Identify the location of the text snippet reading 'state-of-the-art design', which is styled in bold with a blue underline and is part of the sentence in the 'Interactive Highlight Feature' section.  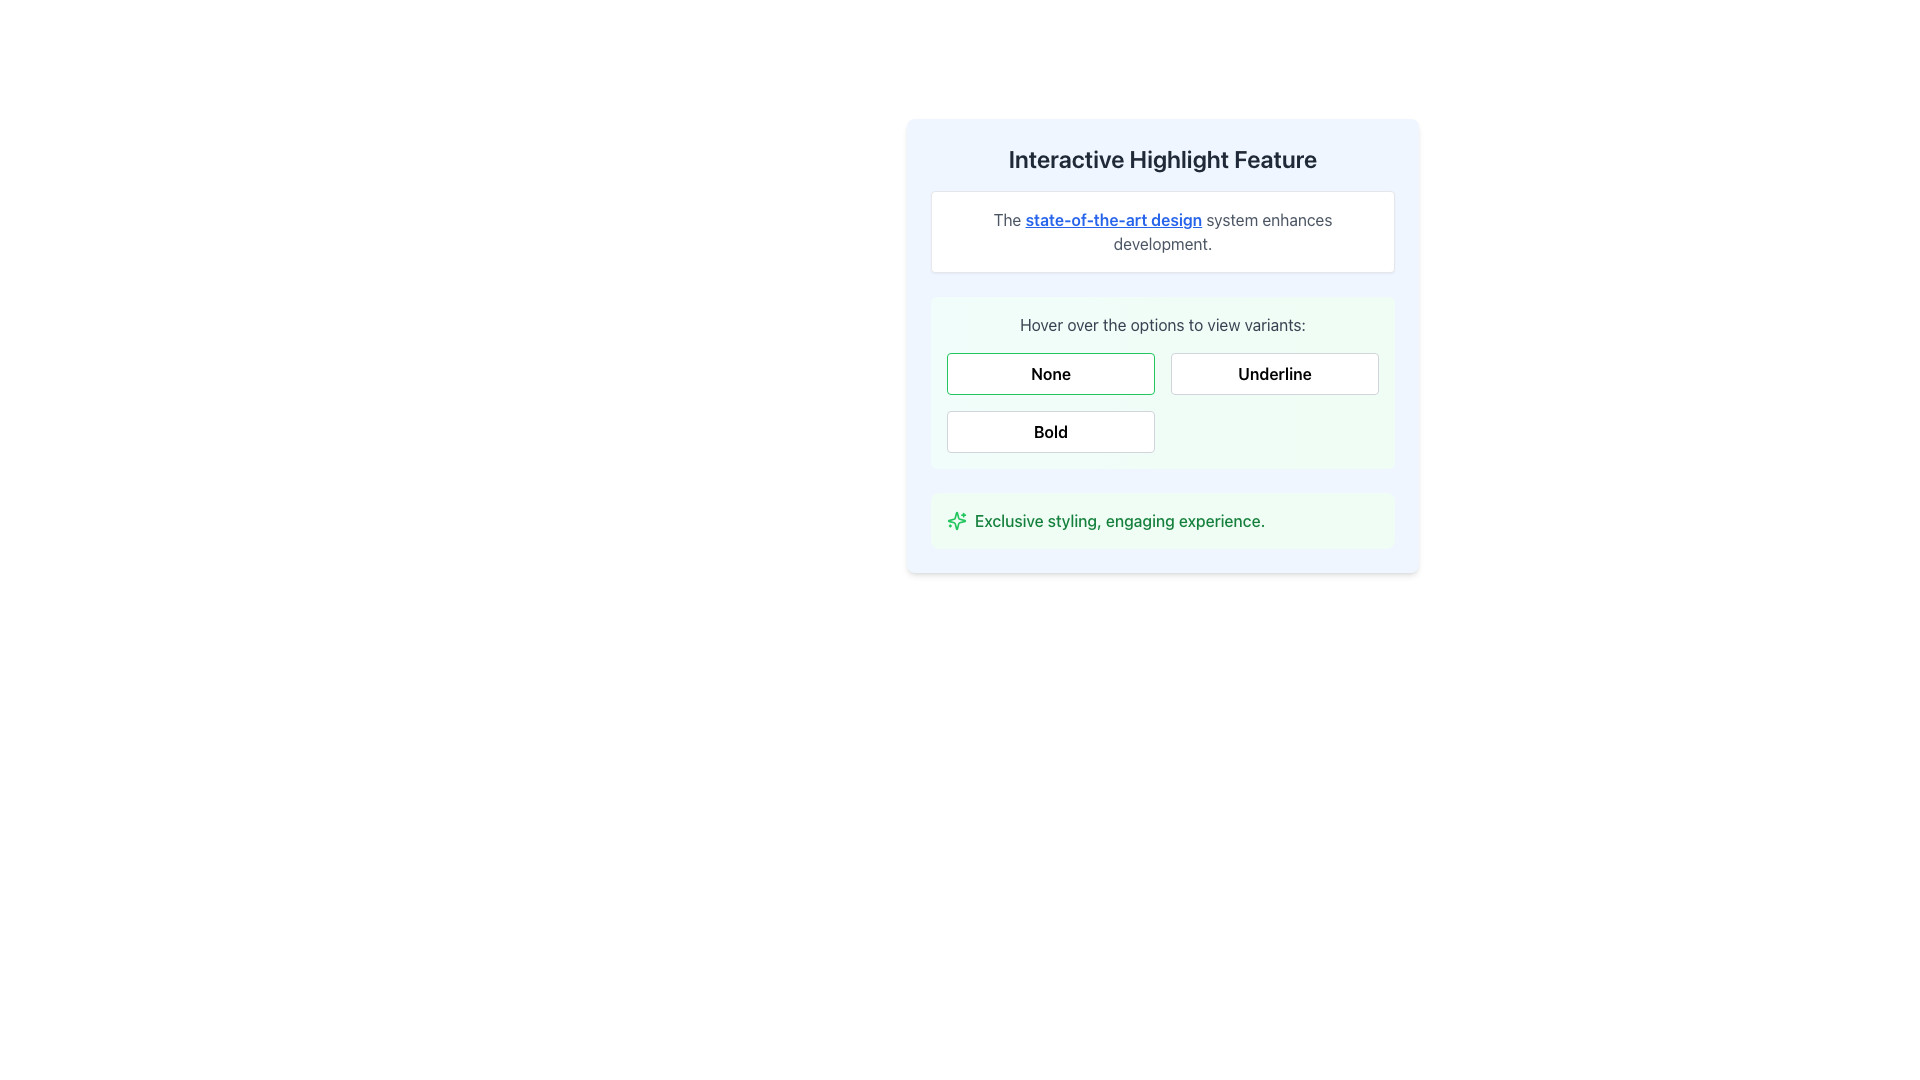
(1112, 219).